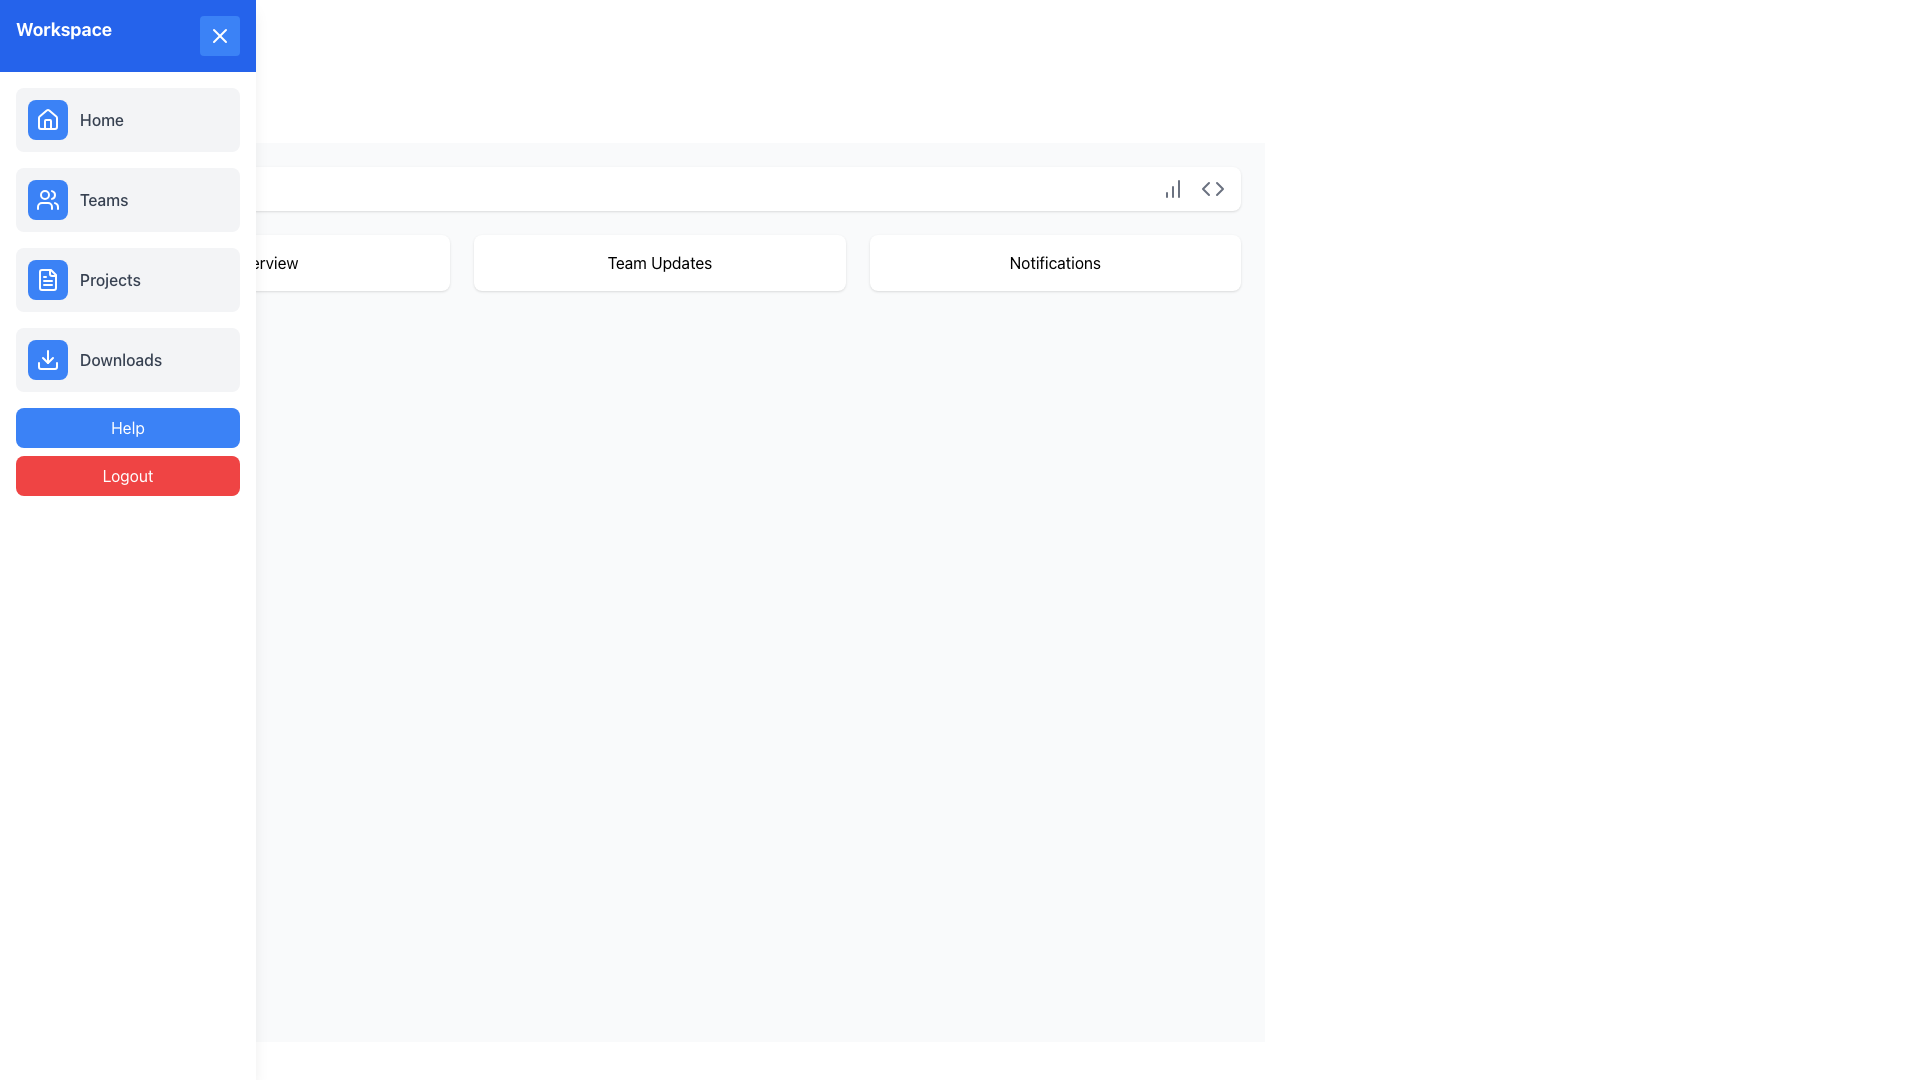 This screenshot has width=1920, height=1080. What do you see at coordinates (220, 35) in the screenshot?
I see `the small blue circular button with a white cross symbol located` at bounding box center [220, 35].